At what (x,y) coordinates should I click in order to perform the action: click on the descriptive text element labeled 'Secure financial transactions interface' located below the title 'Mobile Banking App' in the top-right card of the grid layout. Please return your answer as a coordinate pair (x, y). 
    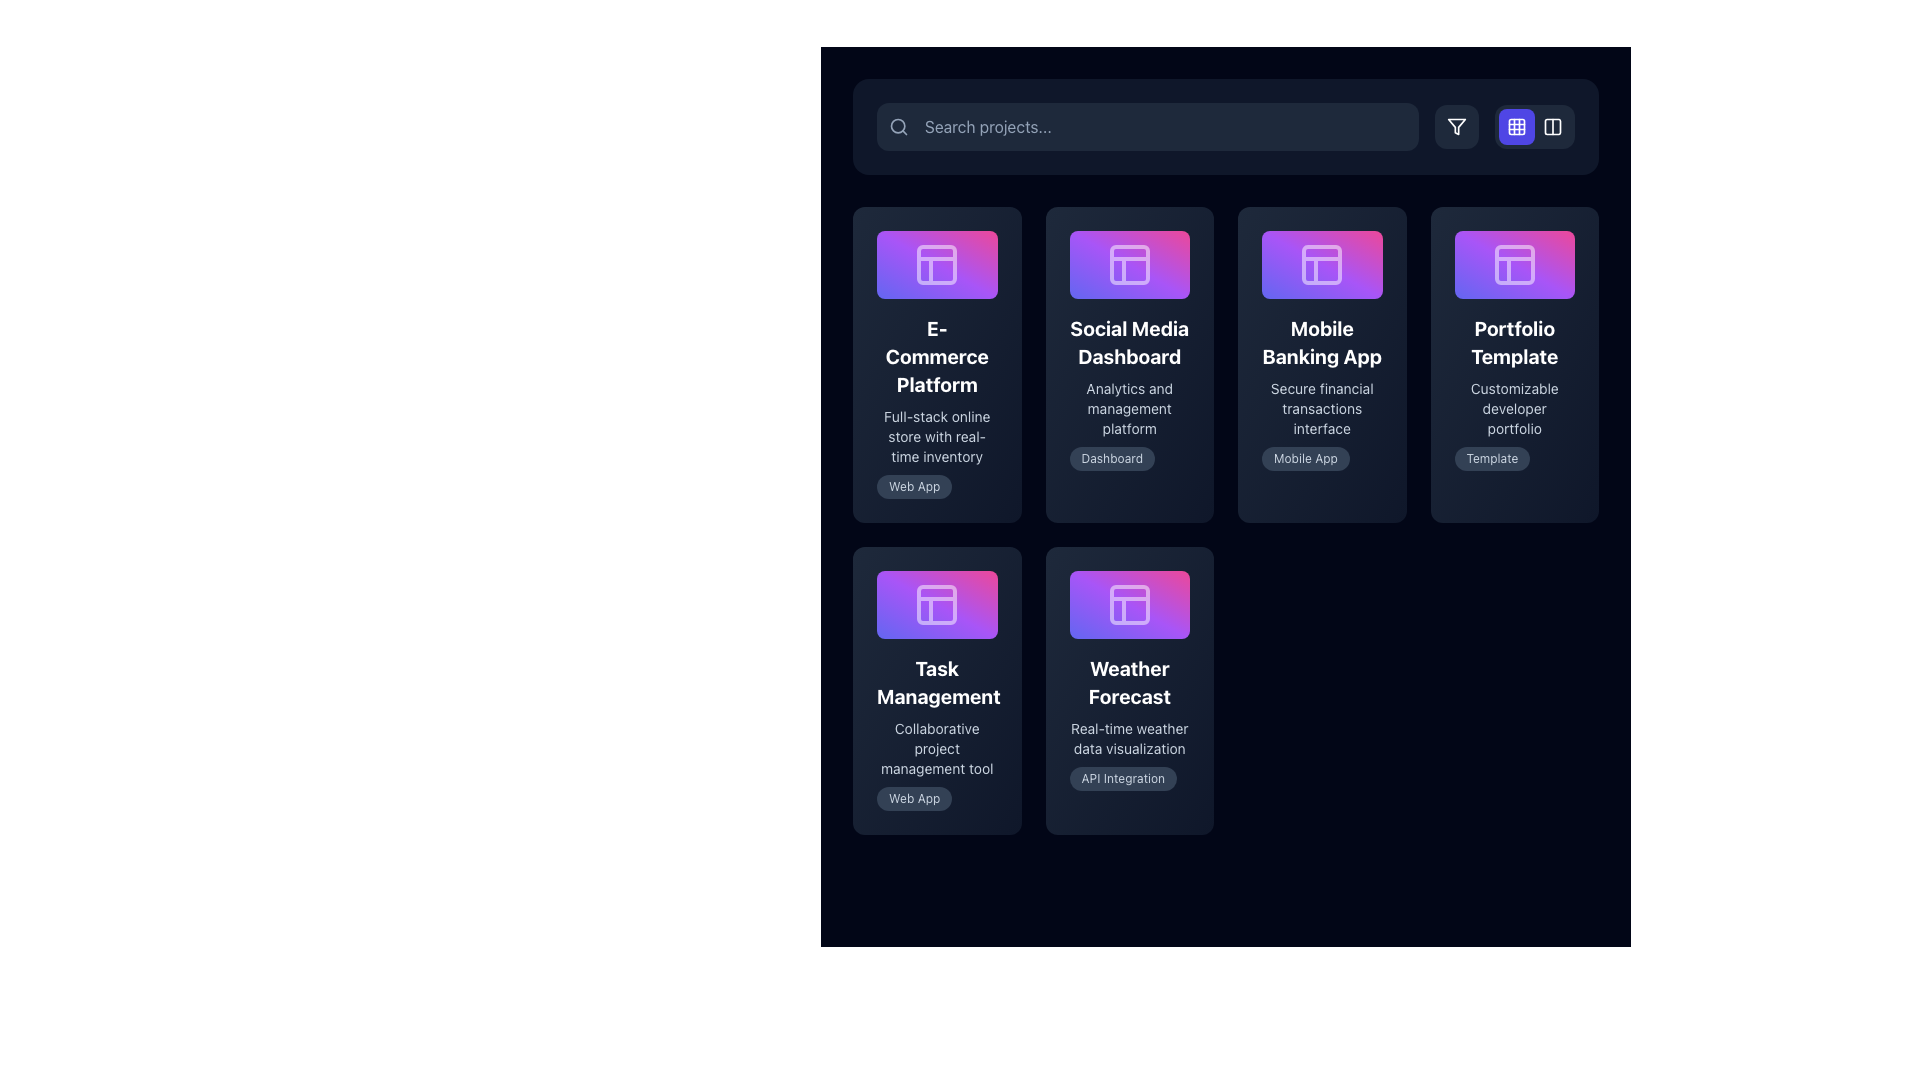
    Looking at the image, I should click on (1322, 407).